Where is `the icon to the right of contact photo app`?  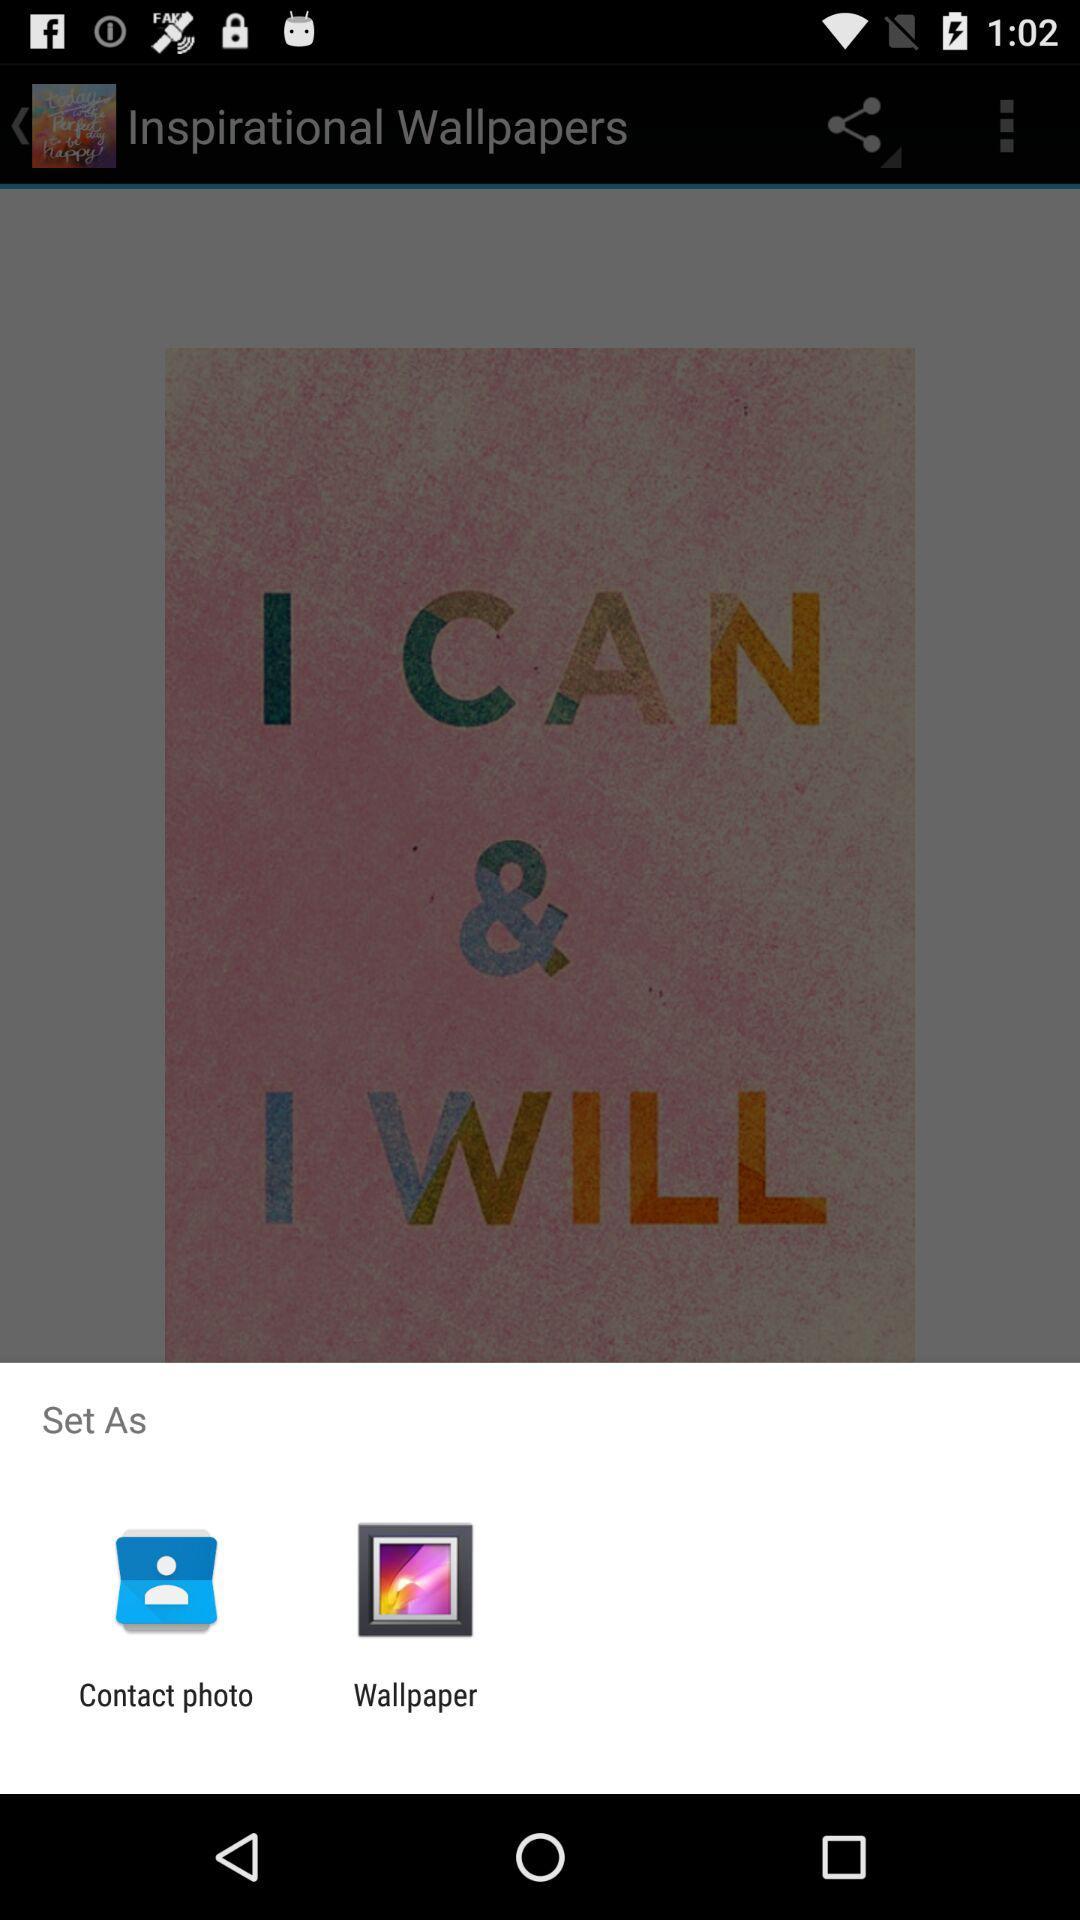
the icon to the right of contact photo app is located at coordinates (414, 1711).